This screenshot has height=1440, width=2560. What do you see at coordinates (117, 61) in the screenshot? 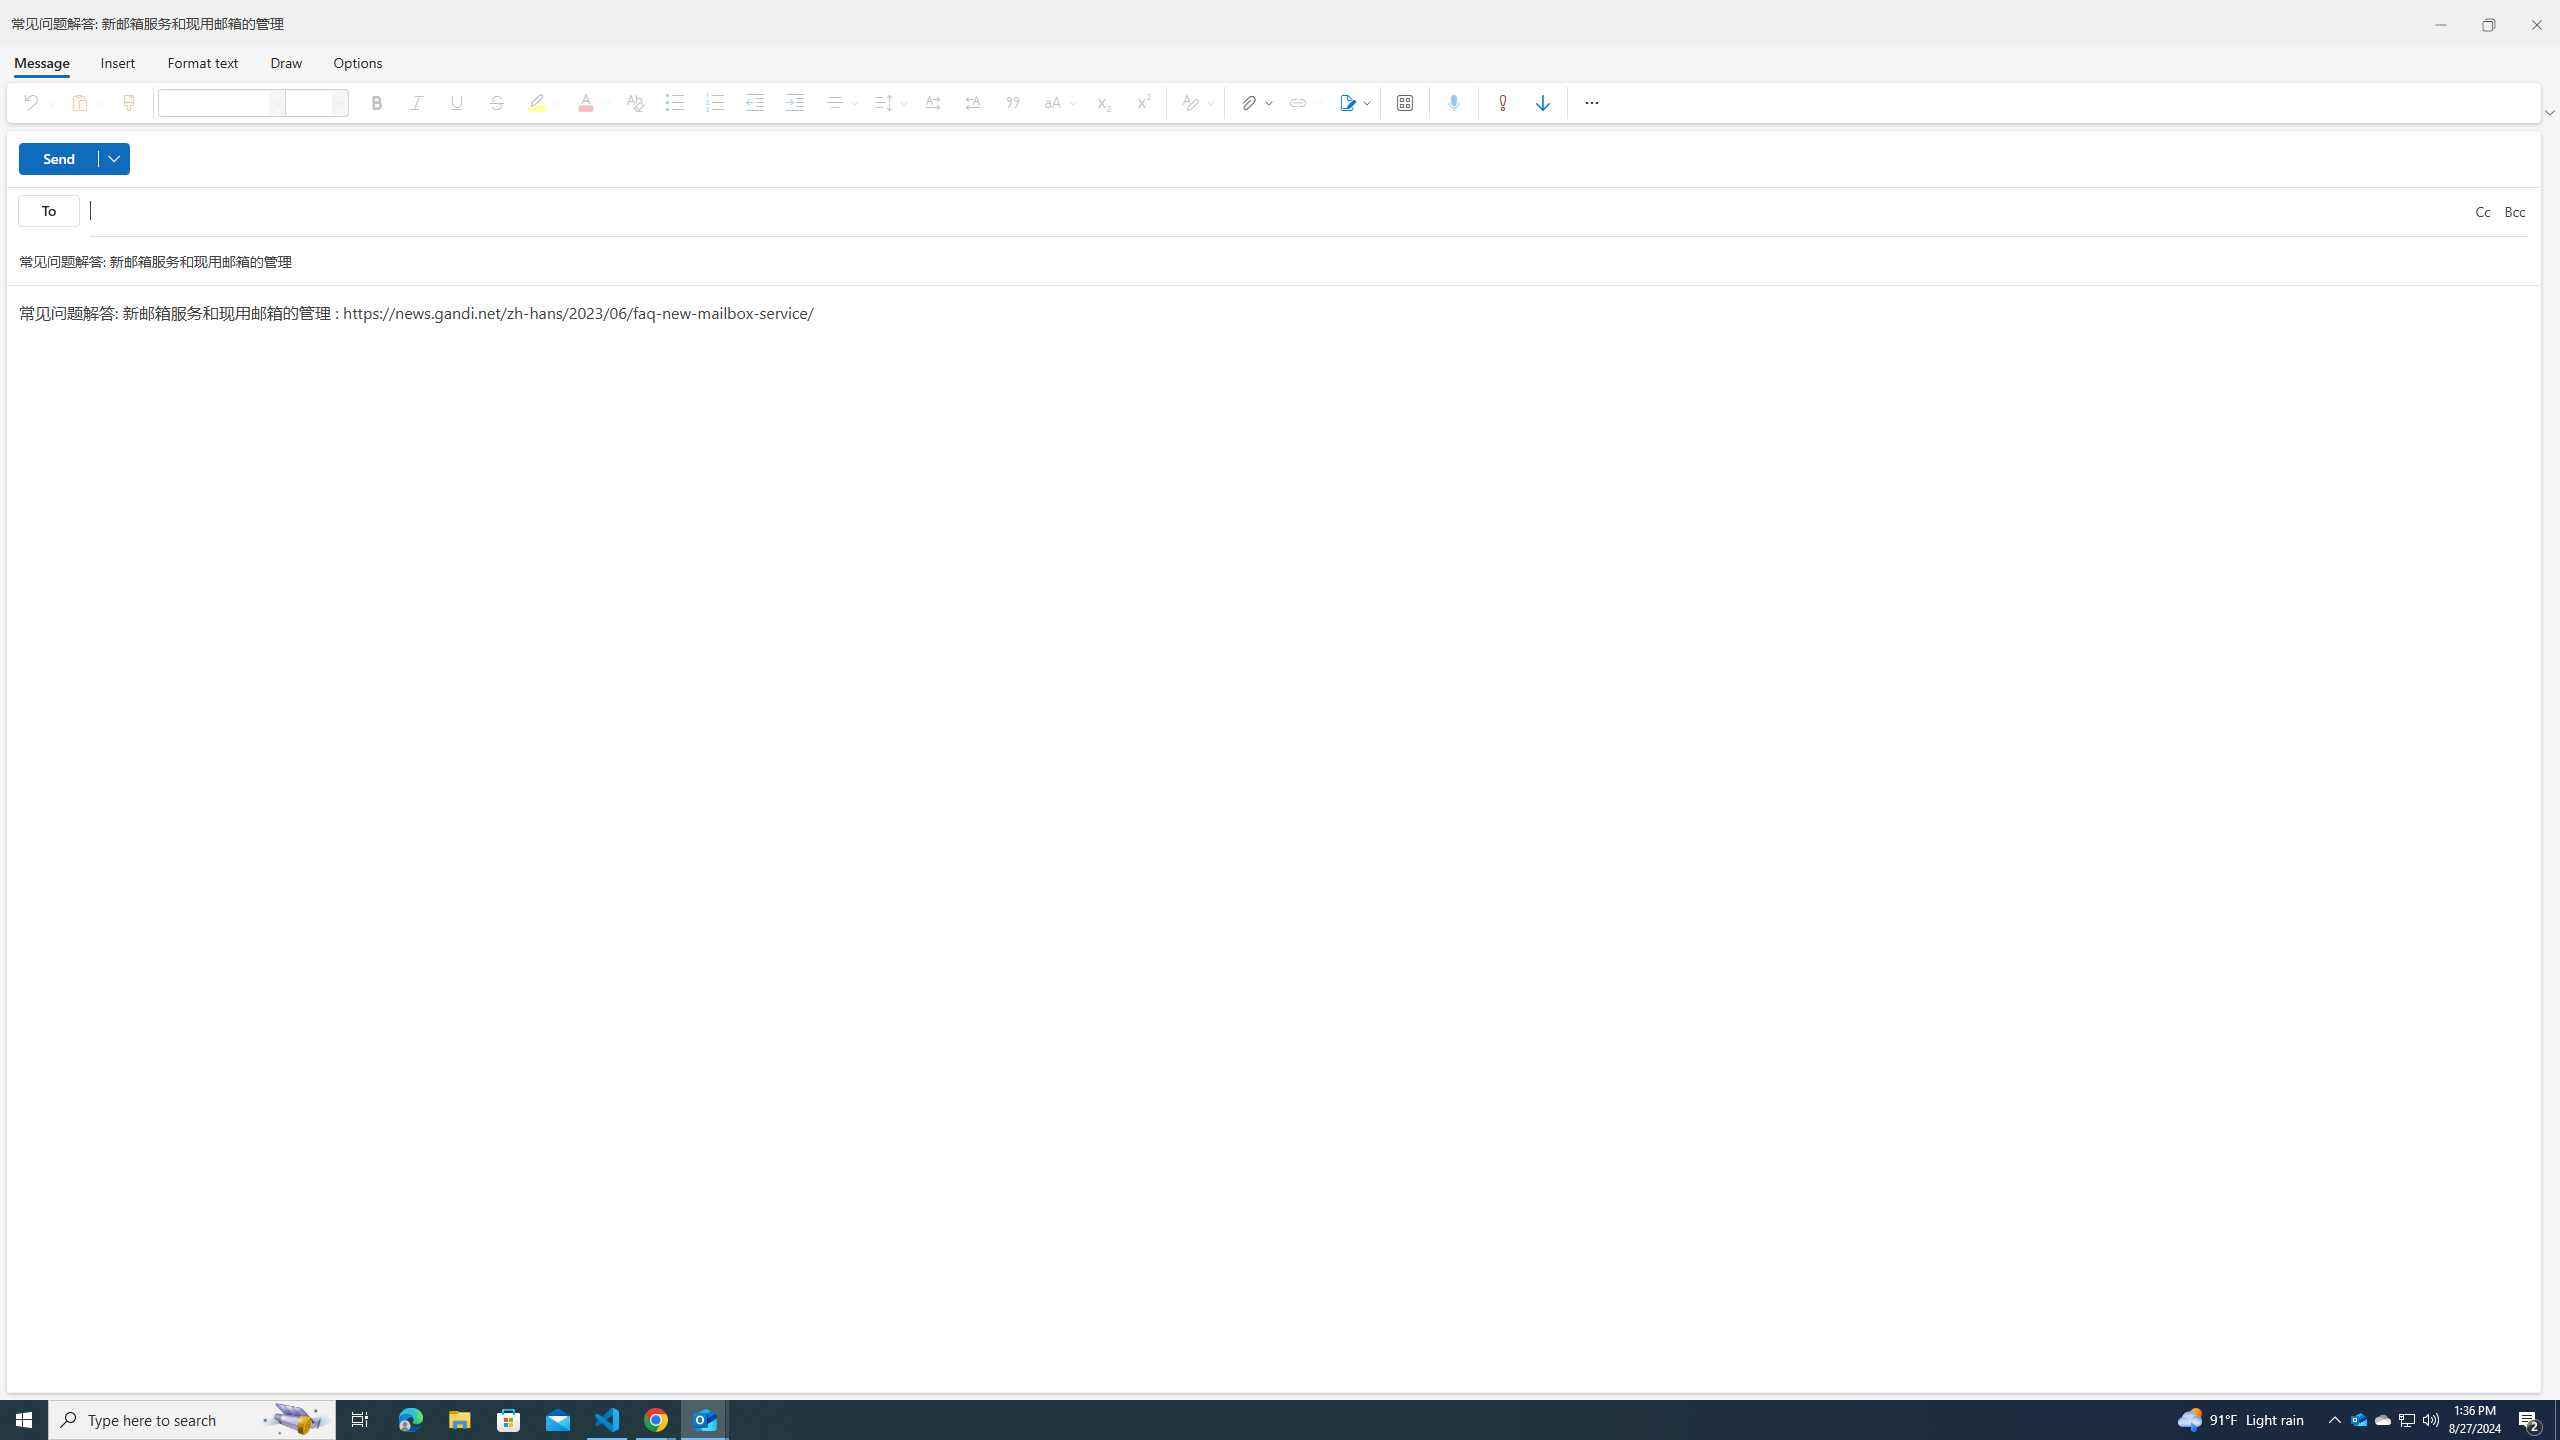
I see `'Insert'` at bounding box center [117, 61].